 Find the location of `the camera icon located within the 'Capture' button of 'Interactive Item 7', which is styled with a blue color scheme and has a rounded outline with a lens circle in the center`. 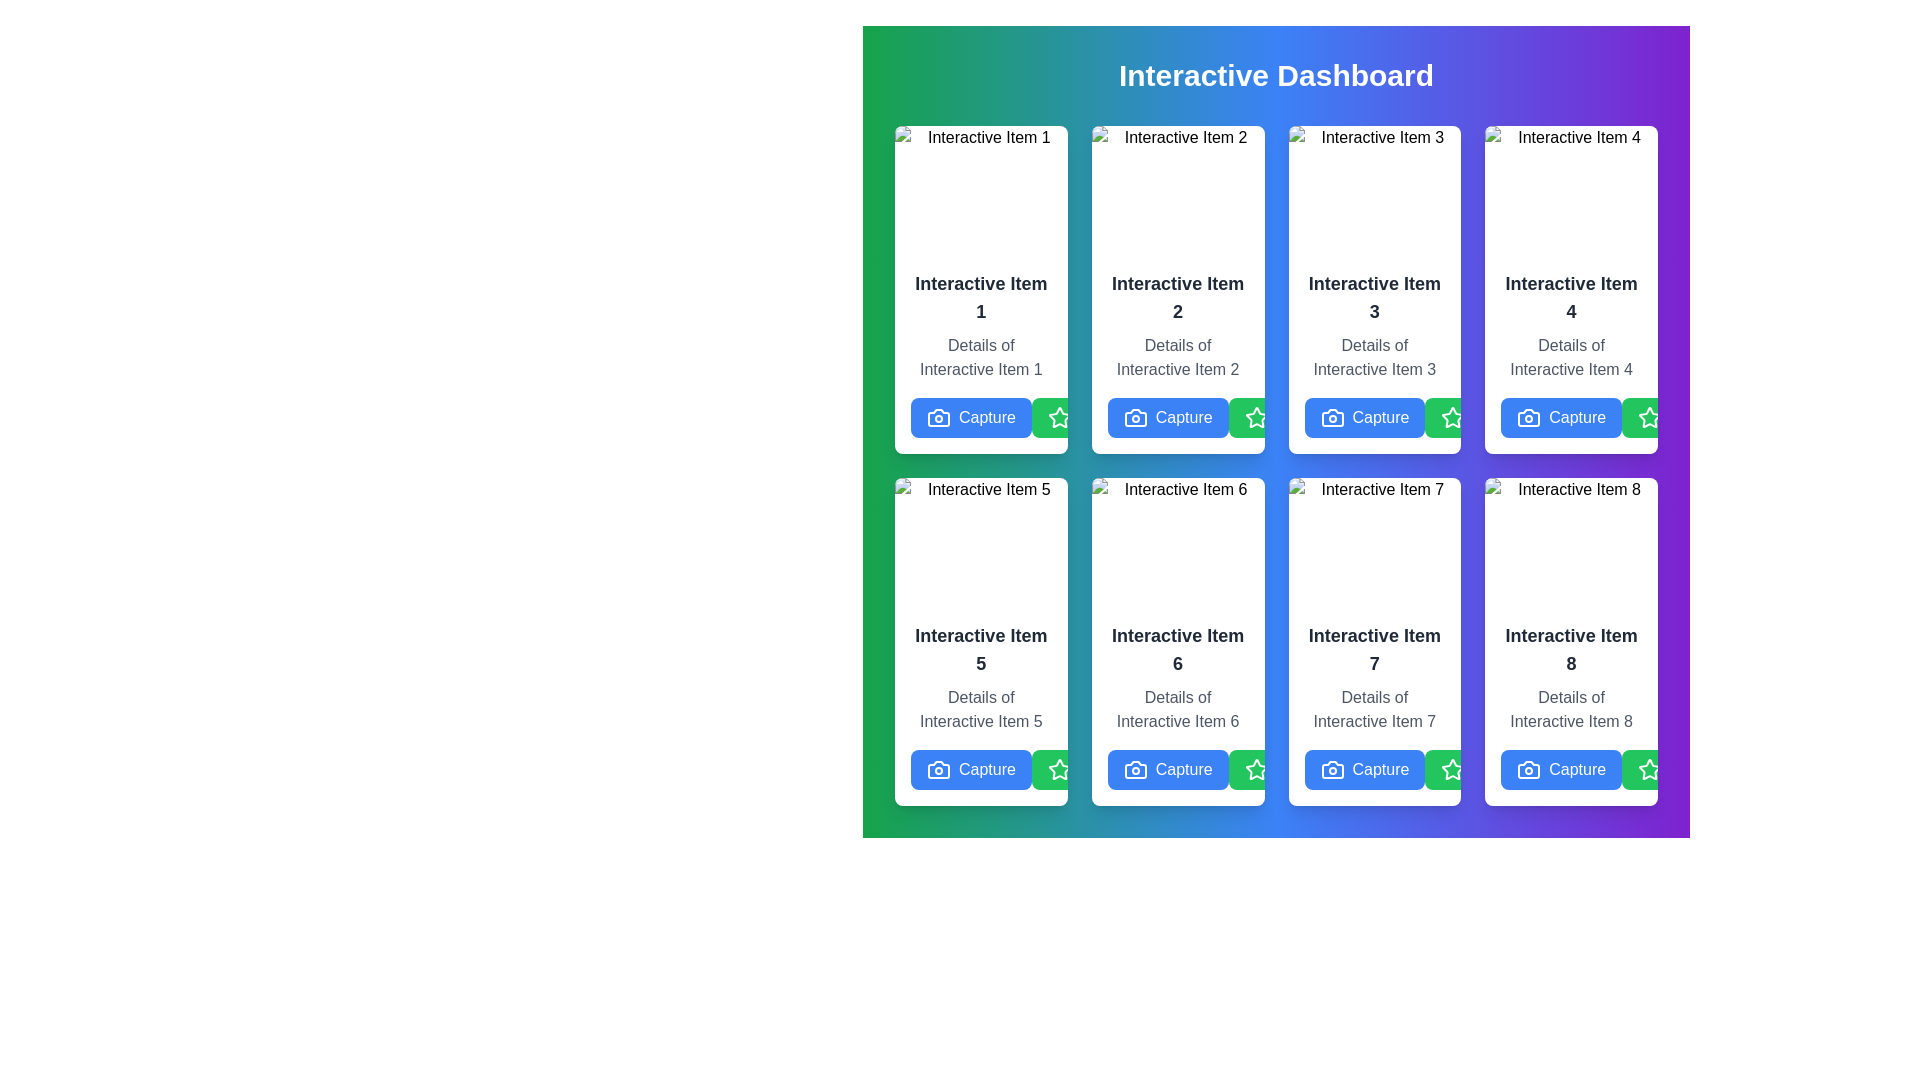

the camera icon located within the 'Capture' button of 'Interactive Item 7', which is styled with a blue color scheme and has a rounded outline with a lens circle in the center is located at coordinates (1332, 769).